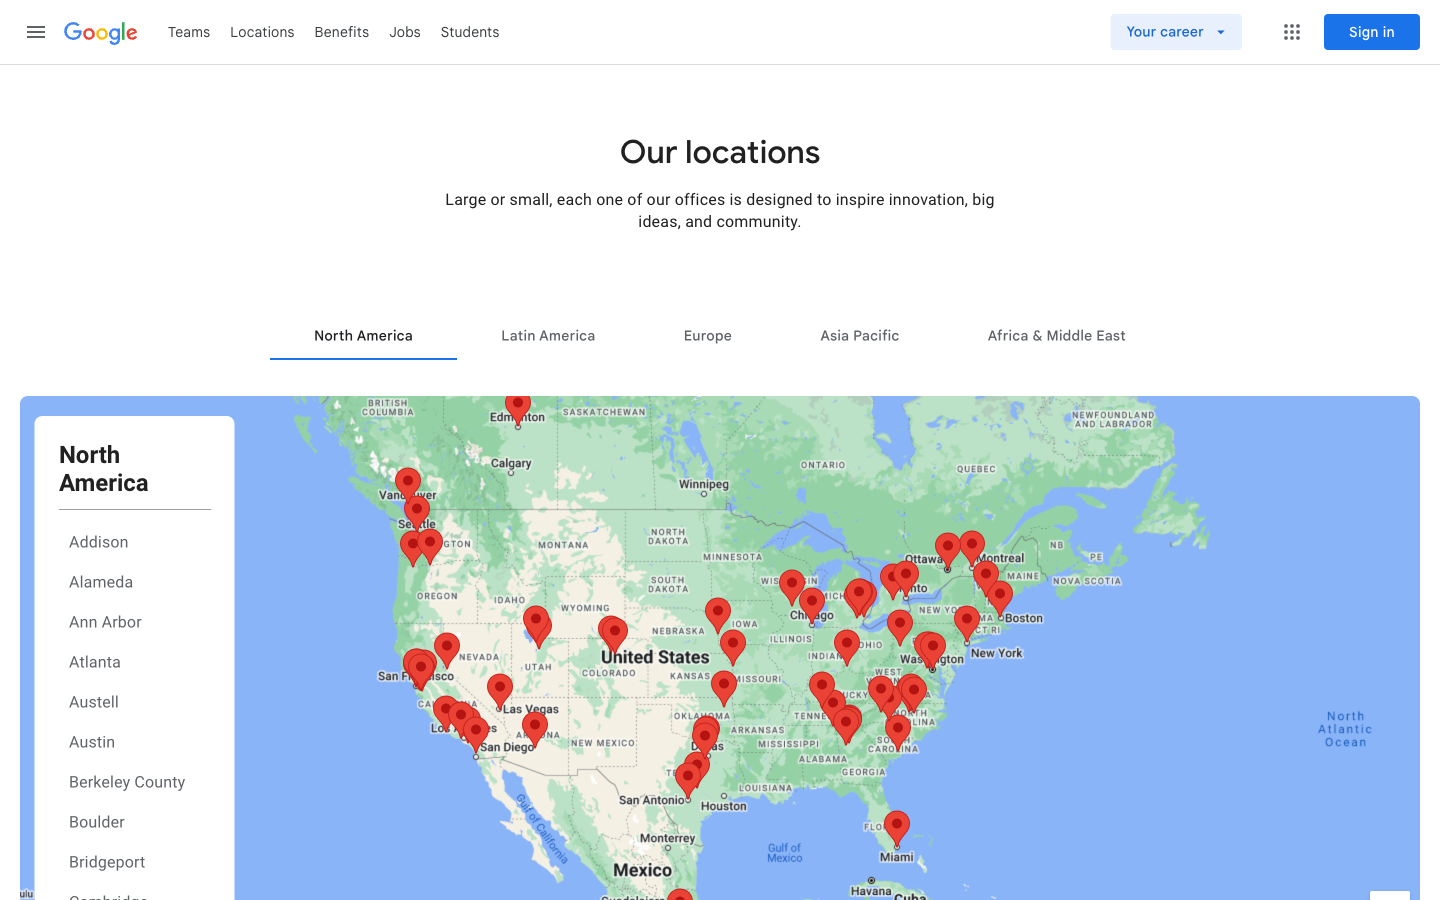 Image resolution: width=1440 pixels, height=900 pixels. What do you see at coordinates (342, 30) in the screenshot?
I see `See Benefits` at bounding box center [342, 30].